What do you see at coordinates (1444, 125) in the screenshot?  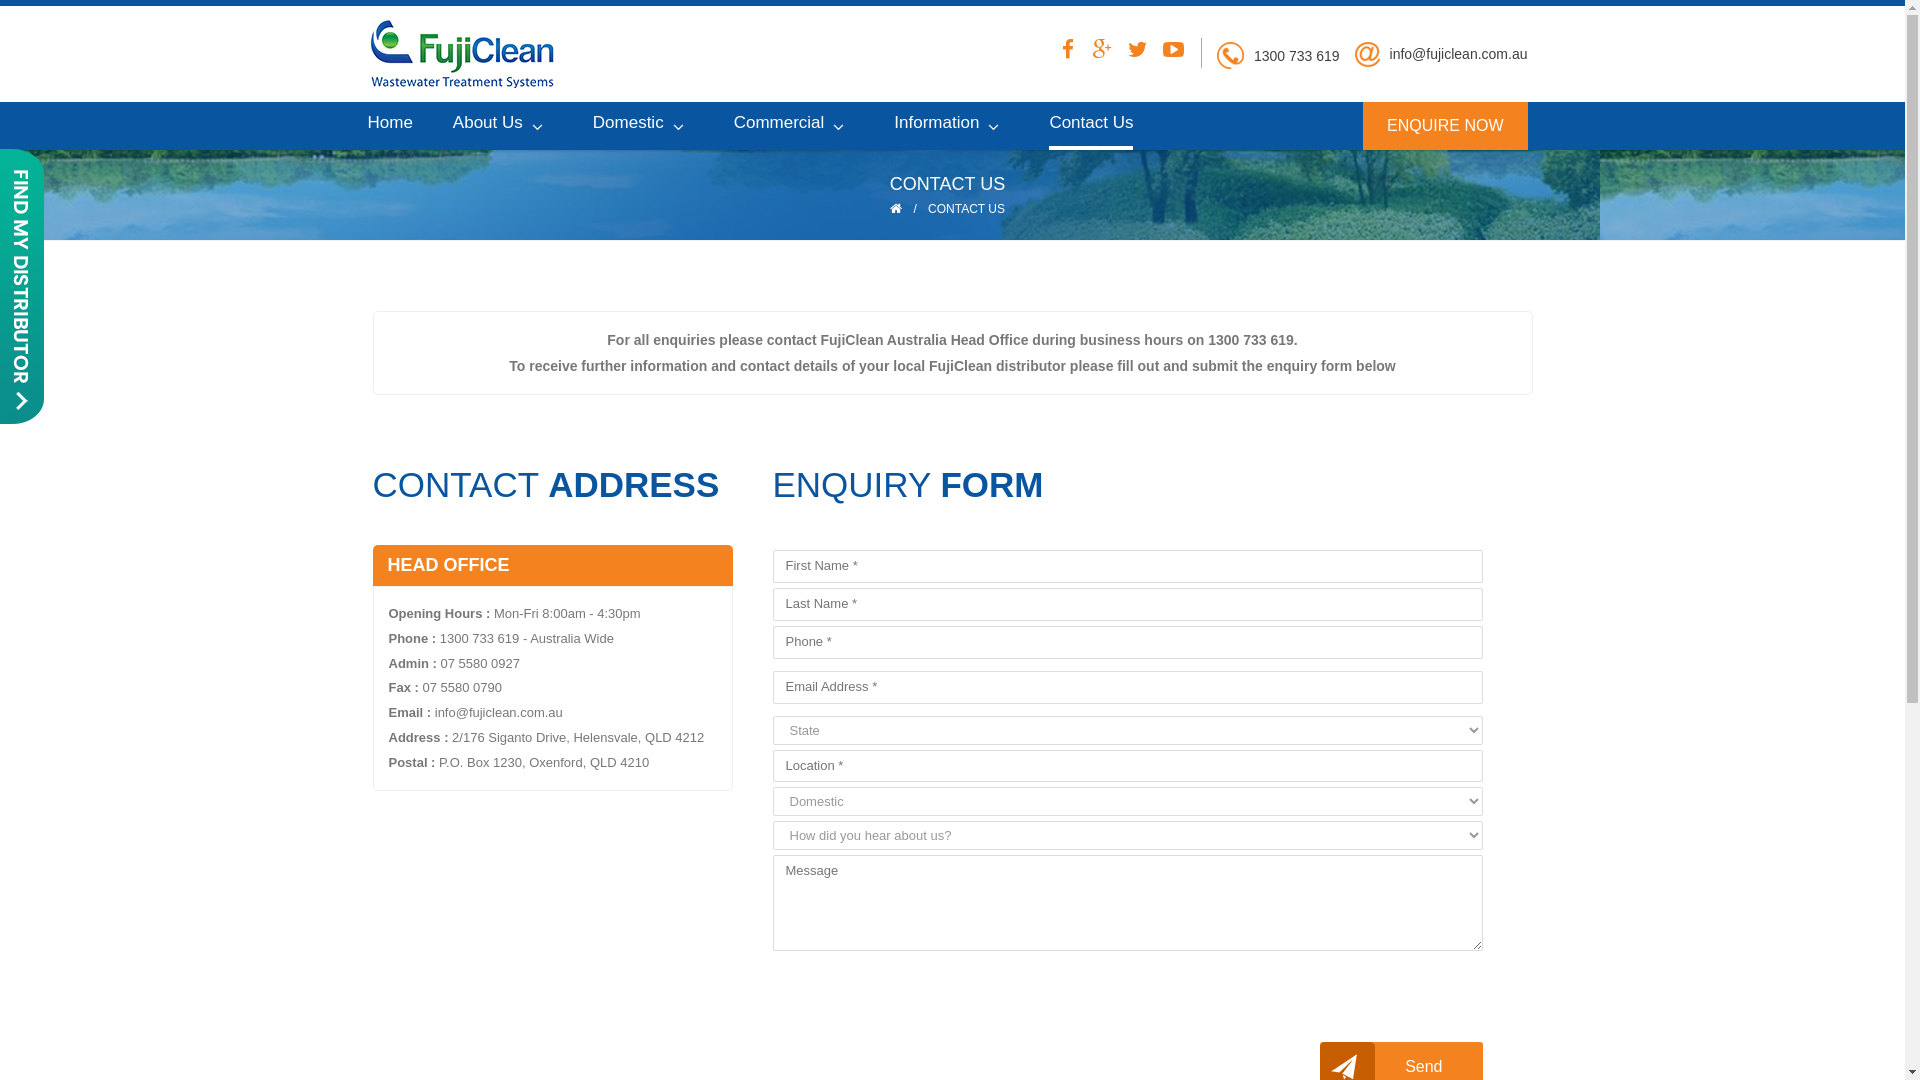 I see `'ENQUIRE NOW'` at bounding box center [1444, 125].